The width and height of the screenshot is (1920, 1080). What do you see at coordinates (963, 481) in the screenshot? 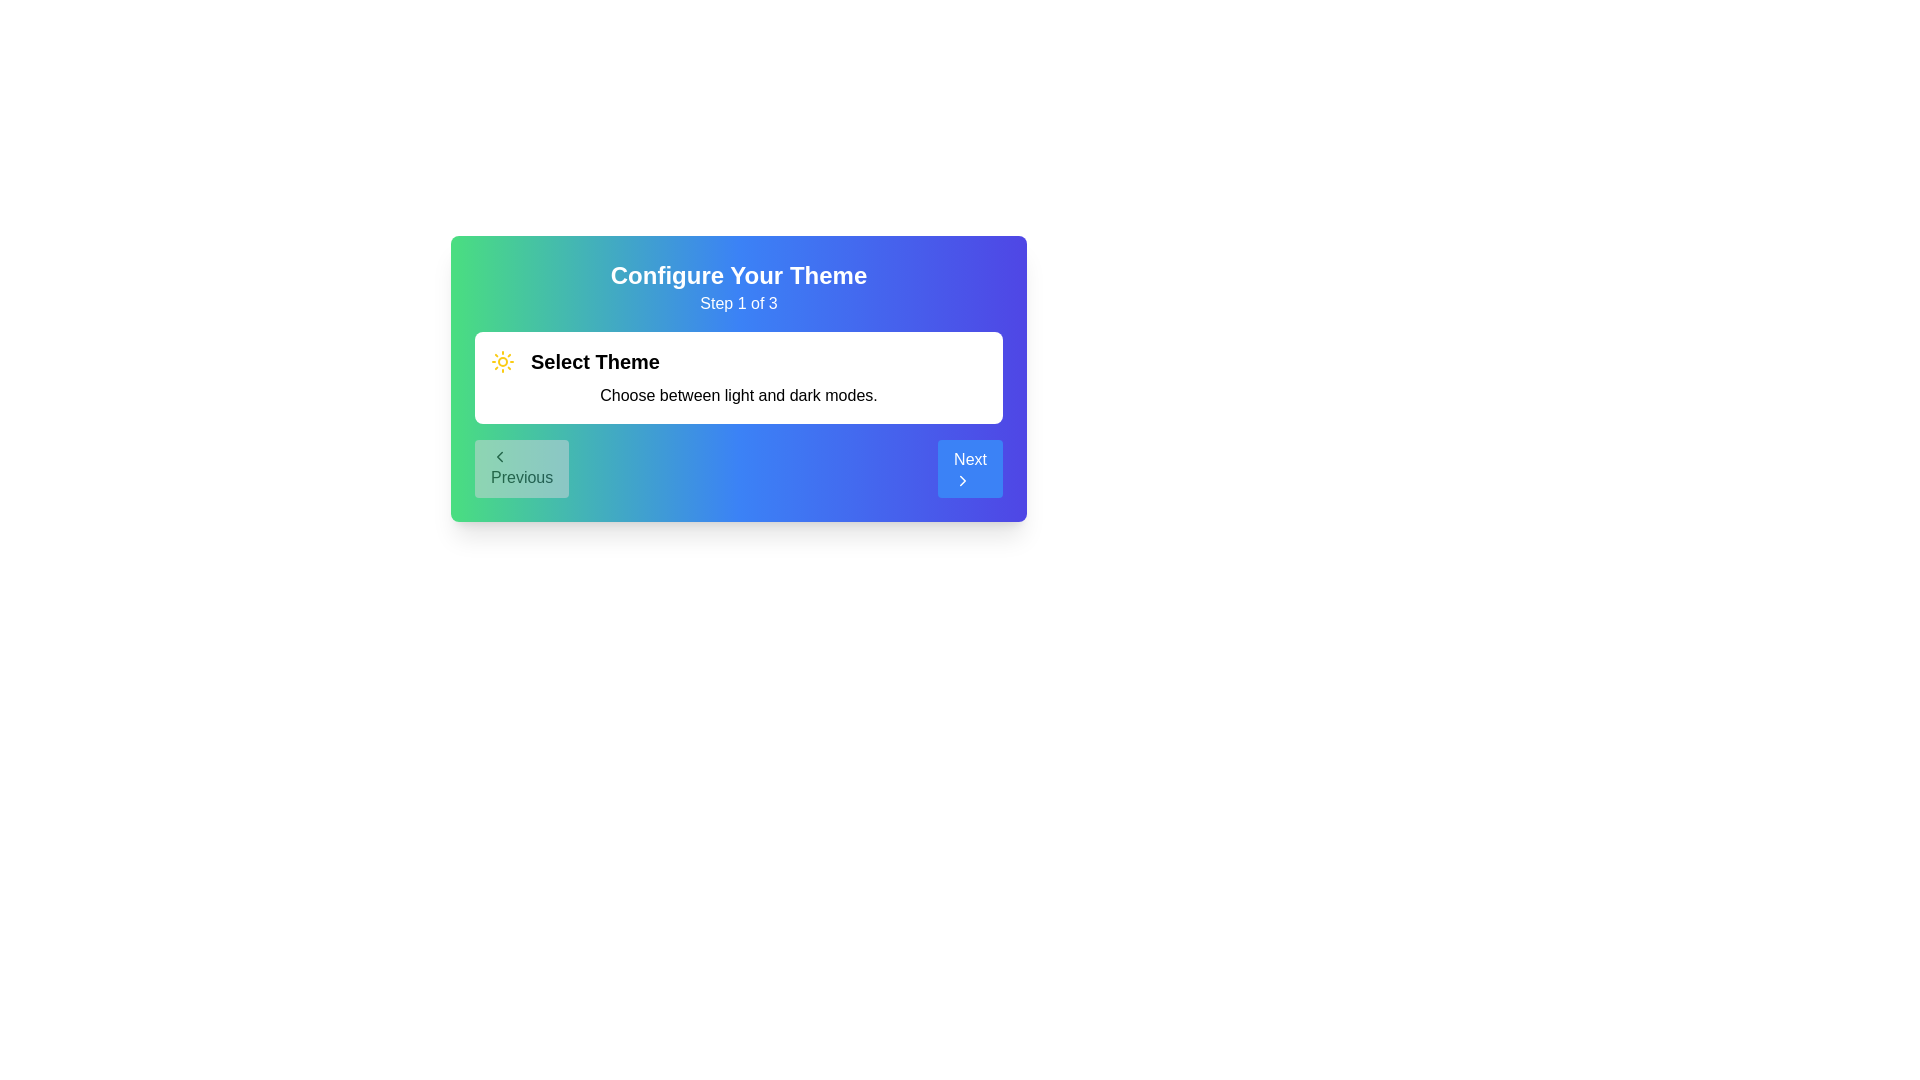
I see `the chevron icon located on the right side of the 'Next' button` at bounding box center [963, 481].